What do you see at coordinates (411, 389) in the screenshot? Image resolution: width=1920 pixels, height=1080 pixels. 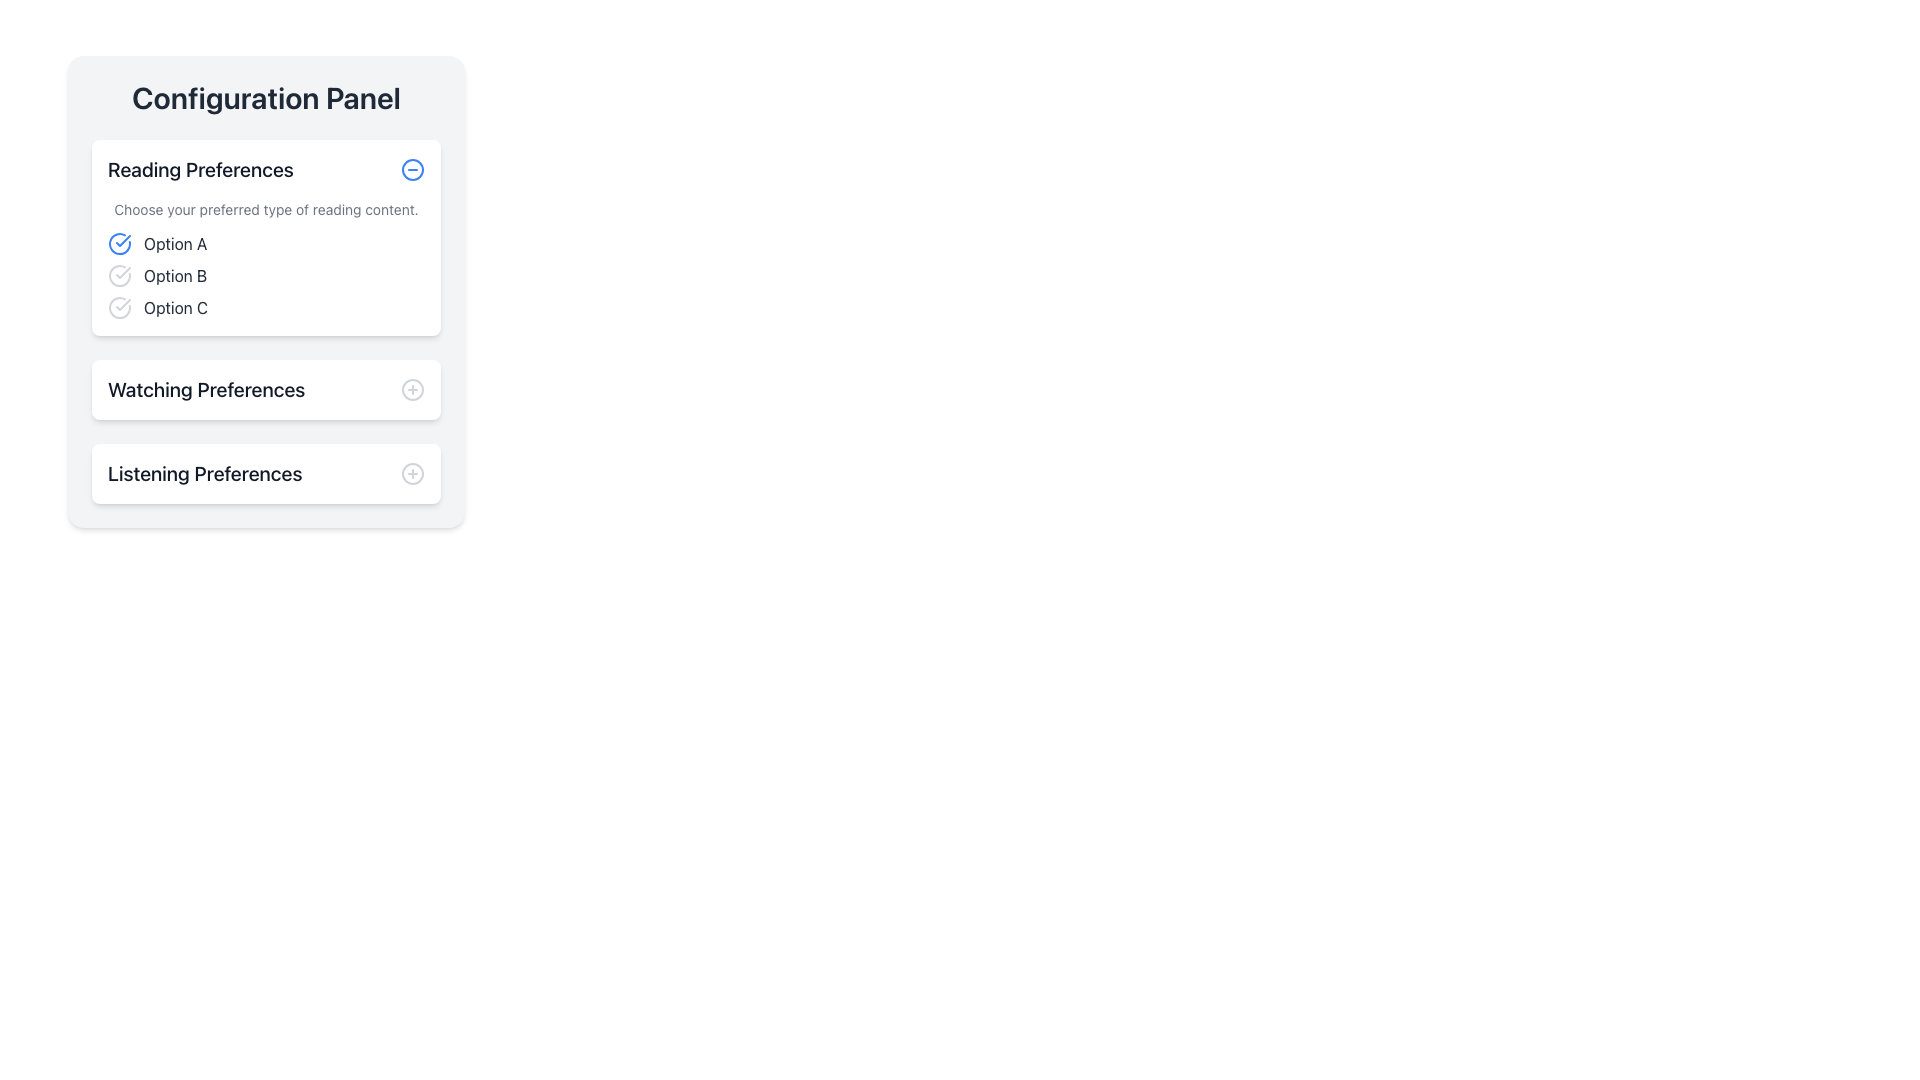 I see `the circular plus icon button located to the right of the 'Watching Preferences' label` at bounding box center [411, 389].